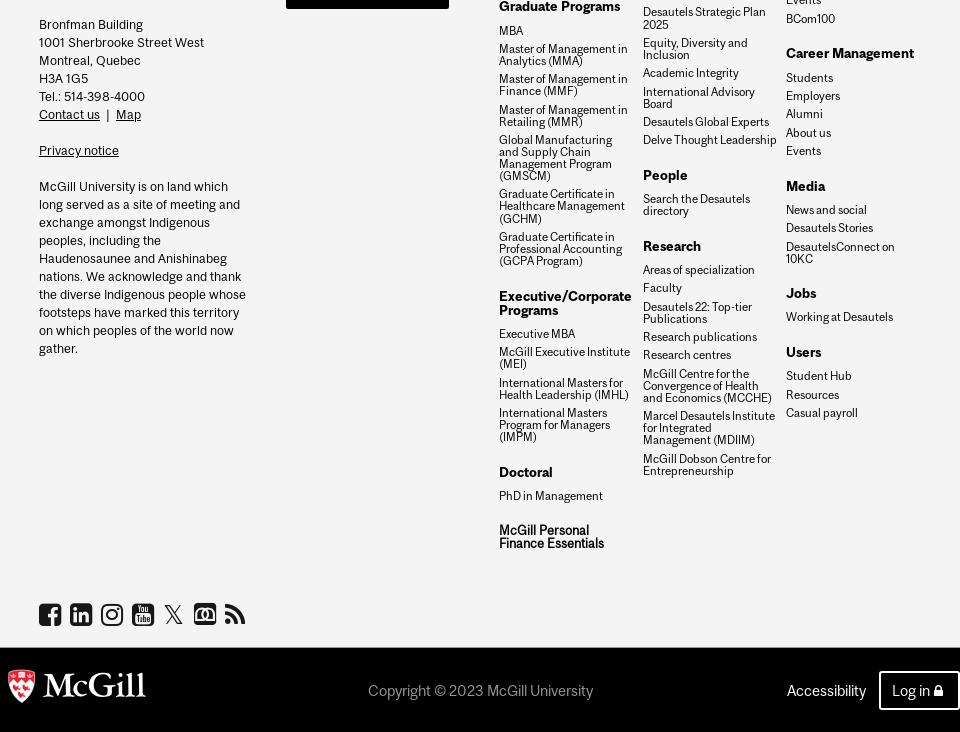  What do you see at coordinates (818, 374) in the screenshot?
I see `'Student Hub'` at bounding box center [818, 374].